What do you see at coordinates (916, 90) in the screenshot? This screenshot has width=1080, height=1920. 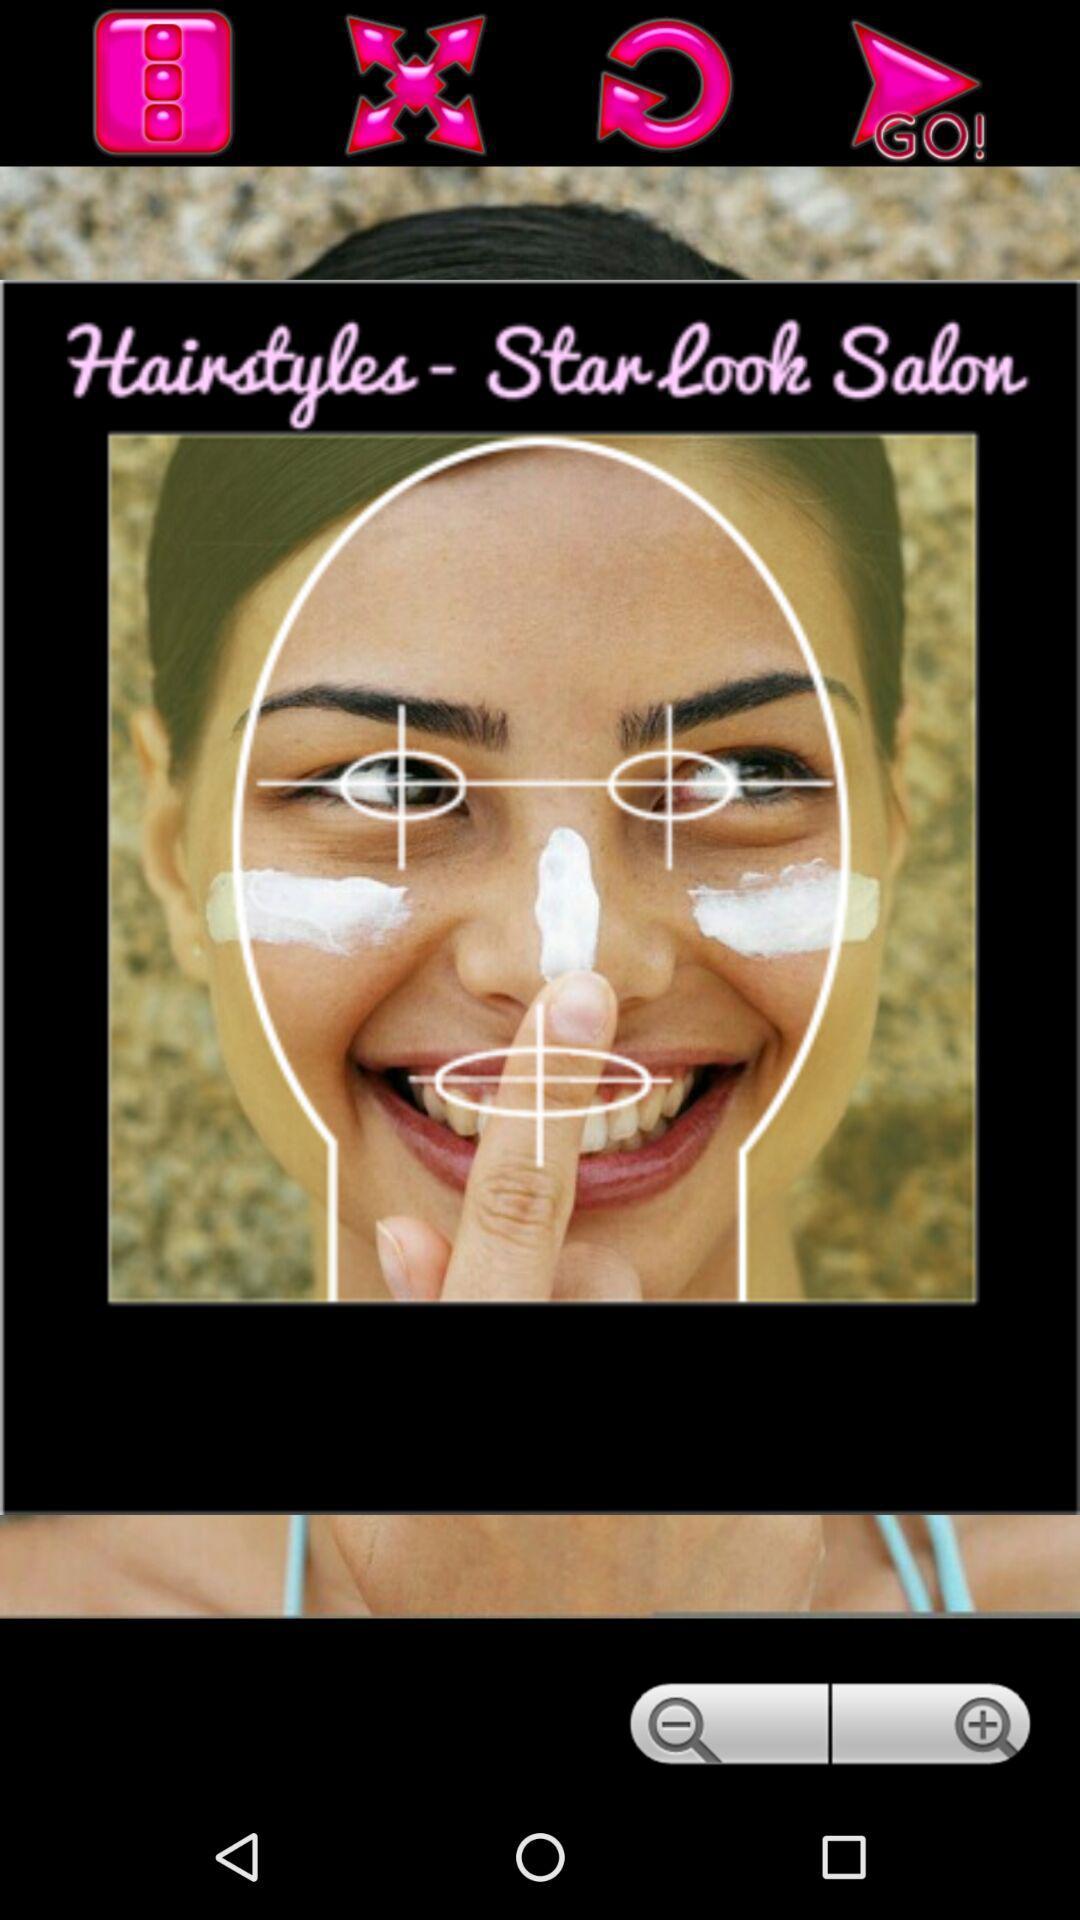 I see `the navigation icon` at bounding box center [916, 90].